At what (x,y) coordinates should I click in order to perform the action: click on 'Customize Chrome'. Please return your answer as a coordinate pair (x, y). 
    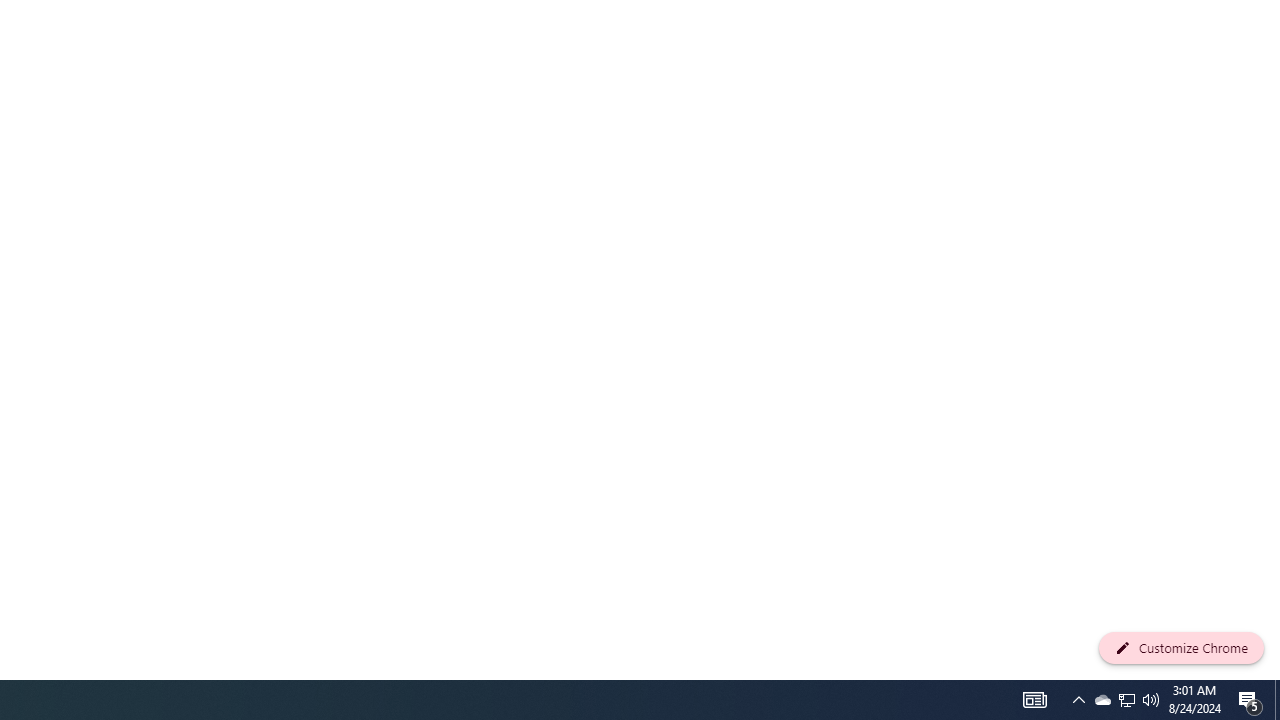
    Looking at the image, I should click on (1181, 648).